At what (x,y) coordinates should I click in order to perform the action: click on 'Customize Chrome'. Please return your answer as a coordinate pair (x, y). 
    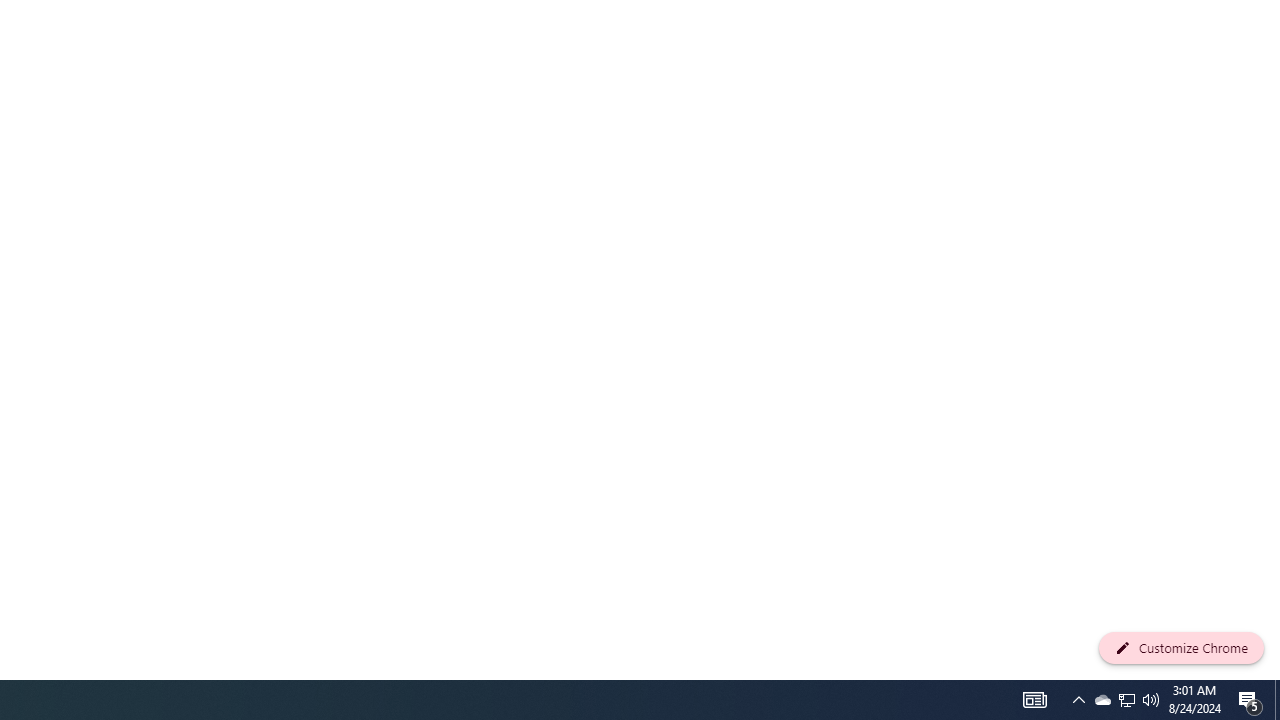
    Looking at the image, I should click on (1181, 648).